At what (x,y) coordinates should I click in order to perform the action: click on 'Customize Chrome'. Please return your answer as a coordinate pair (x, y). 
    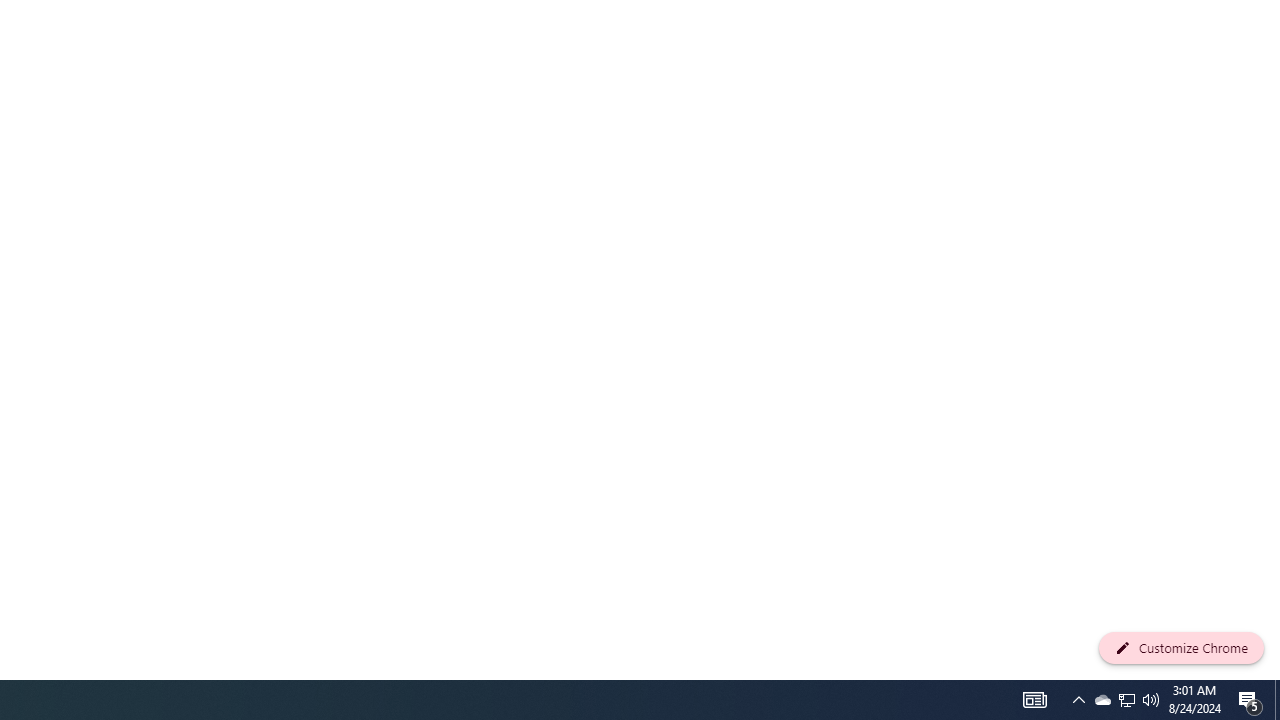
    Looking at the image, I should click on (1181, 648).